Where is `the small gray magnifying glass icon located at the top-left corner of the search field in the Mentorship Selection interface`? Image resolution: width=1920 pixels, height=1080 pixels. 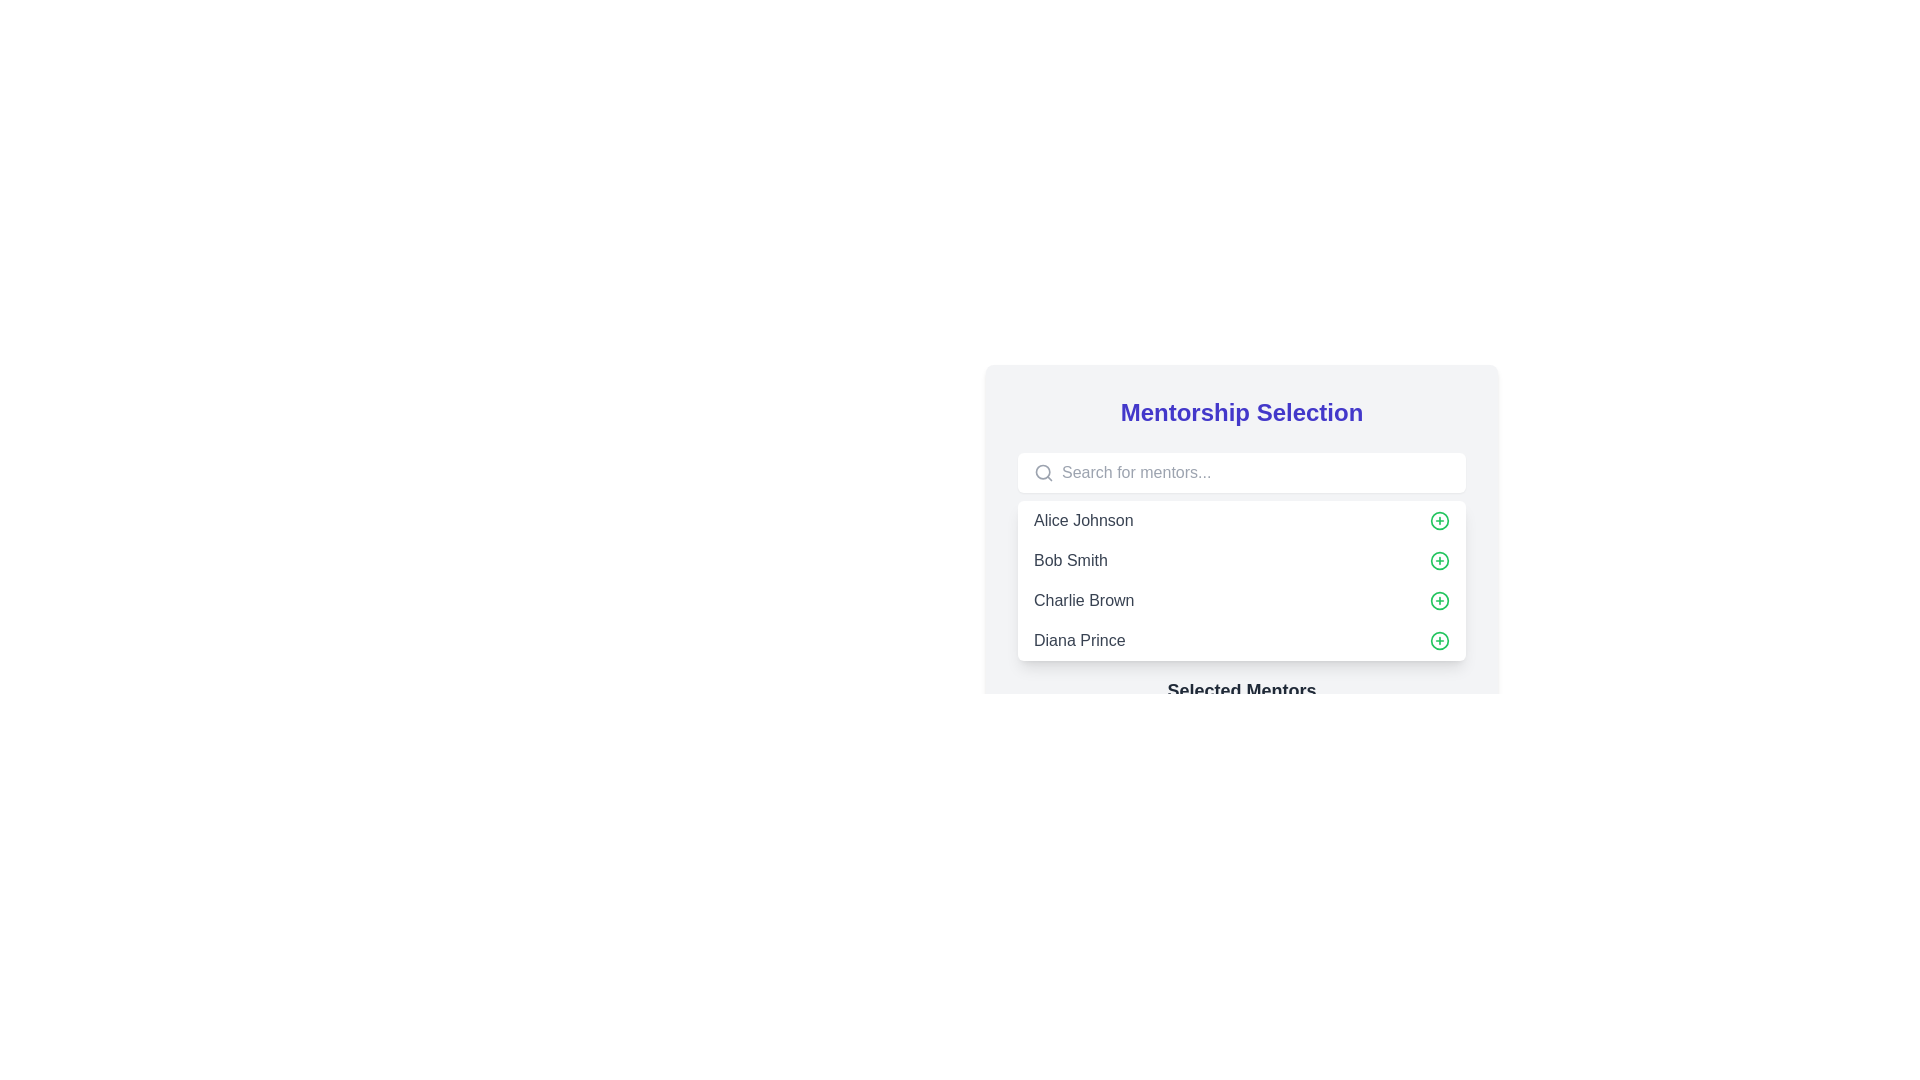
the small gray magnifying glass icon located at the top-left corner of the search field in the Mentorship Selection interface is located at coordinates (1042, 473).